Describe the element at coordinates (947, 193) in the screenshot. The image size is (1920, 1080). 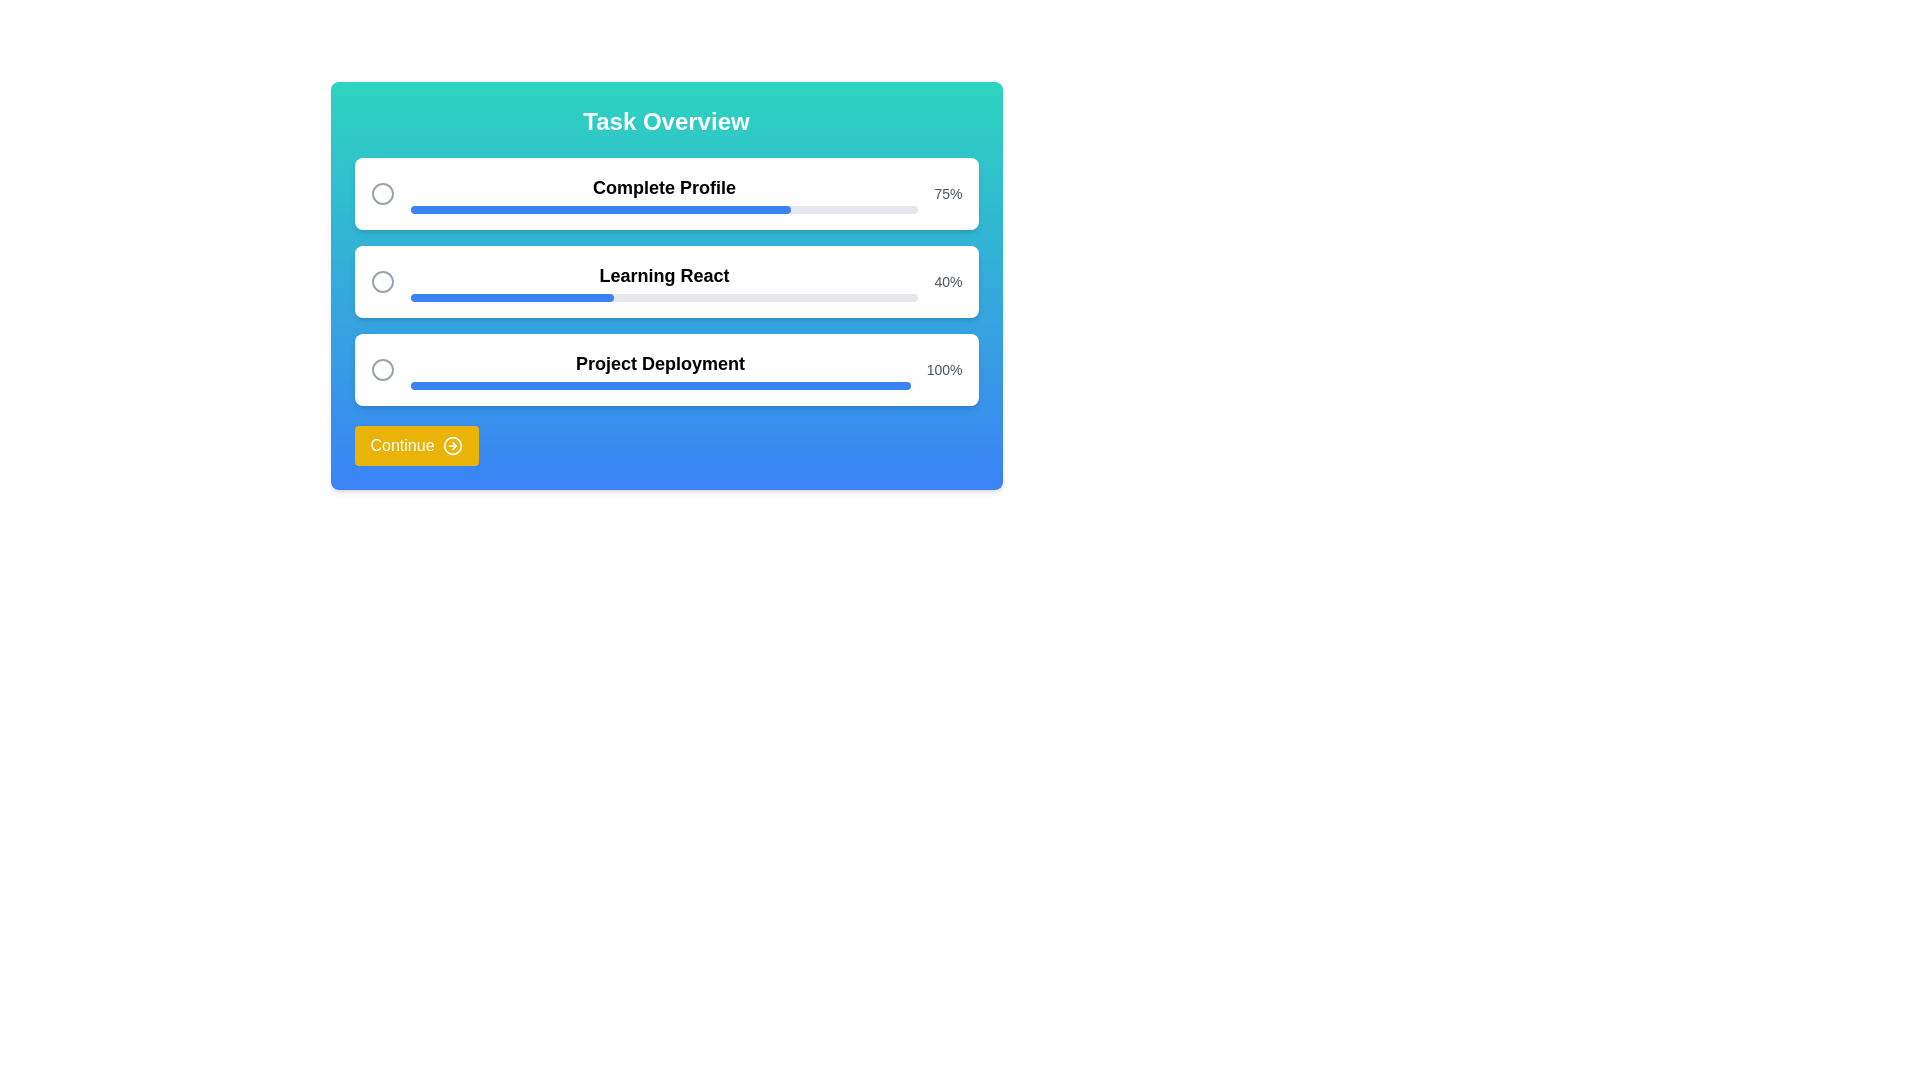
I see `the text label displaying '75%' located within the 'Complete Profile' card, which is styled with a small font size and gray hue` at that location.